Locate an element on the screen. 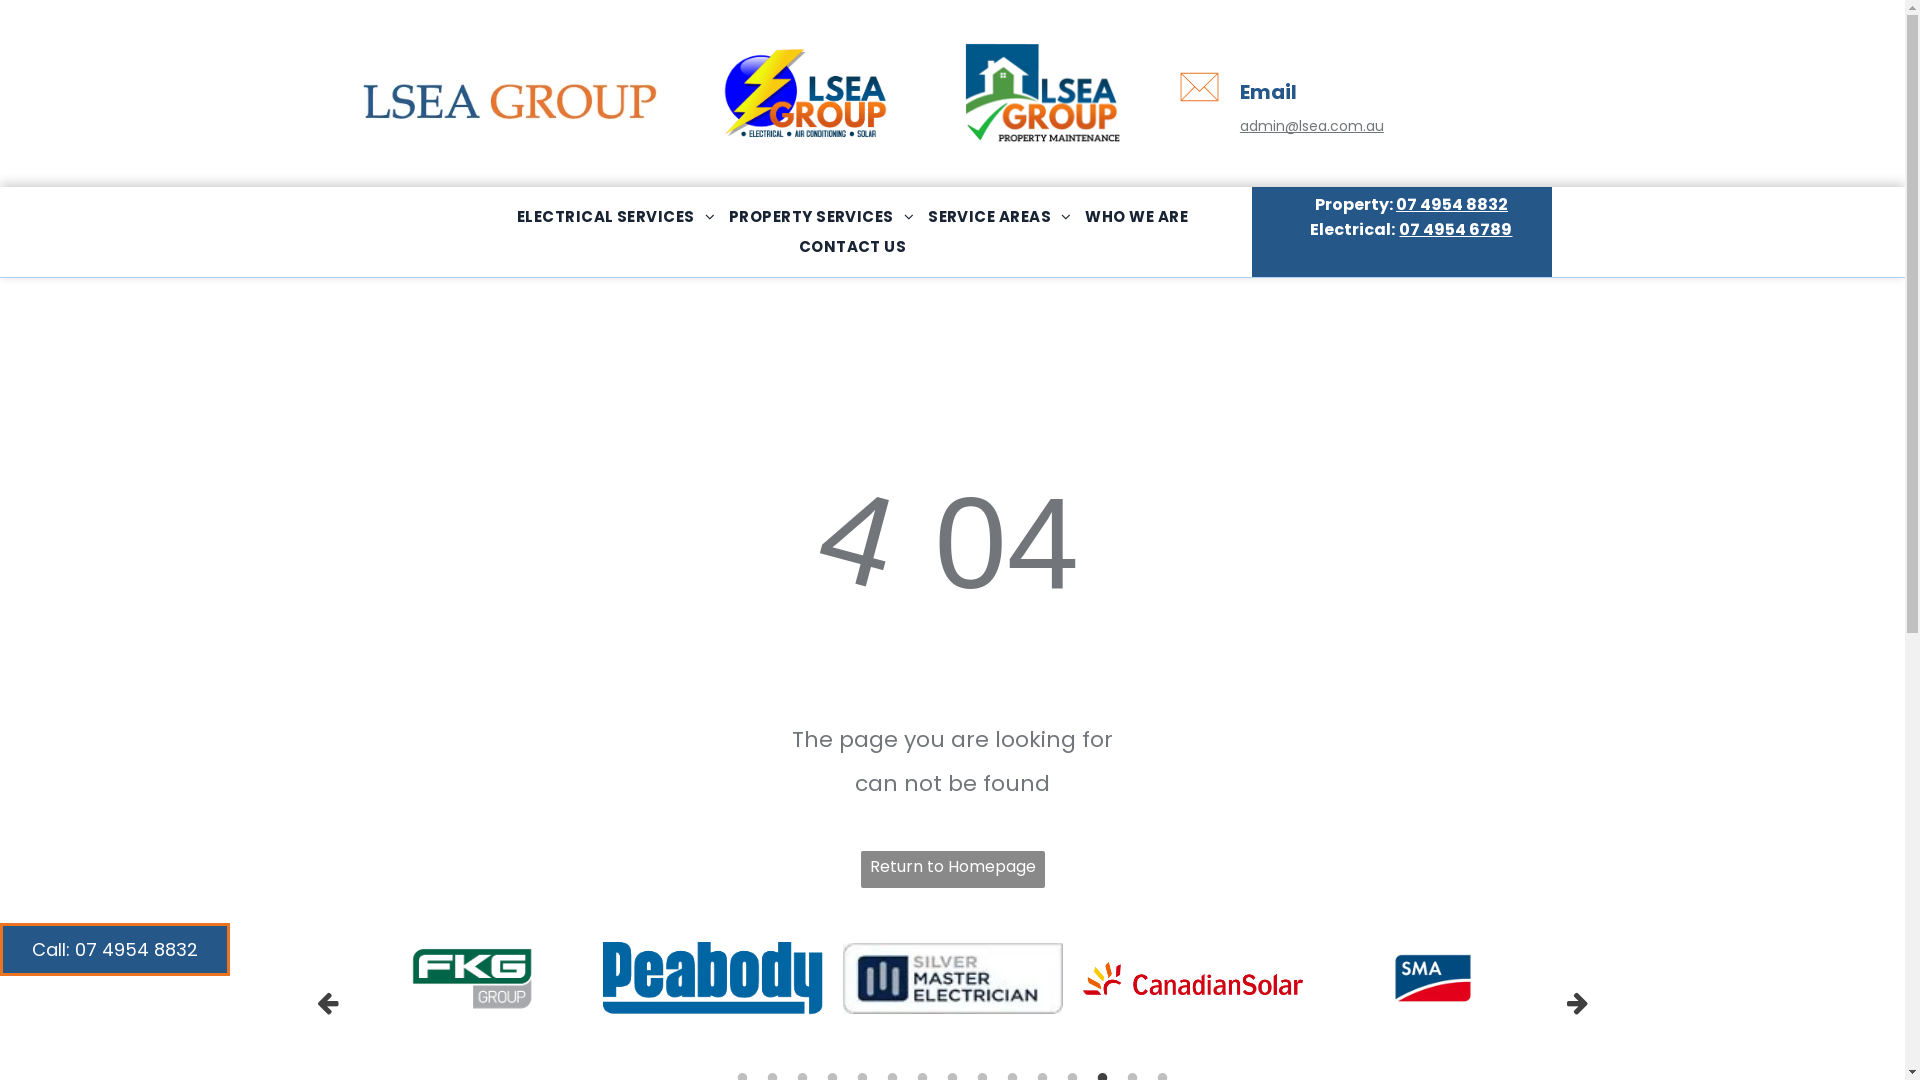 The height and width of the screenshot is (1080, 1920). 'Return to Homepage' is located at coordinates (950, 868).